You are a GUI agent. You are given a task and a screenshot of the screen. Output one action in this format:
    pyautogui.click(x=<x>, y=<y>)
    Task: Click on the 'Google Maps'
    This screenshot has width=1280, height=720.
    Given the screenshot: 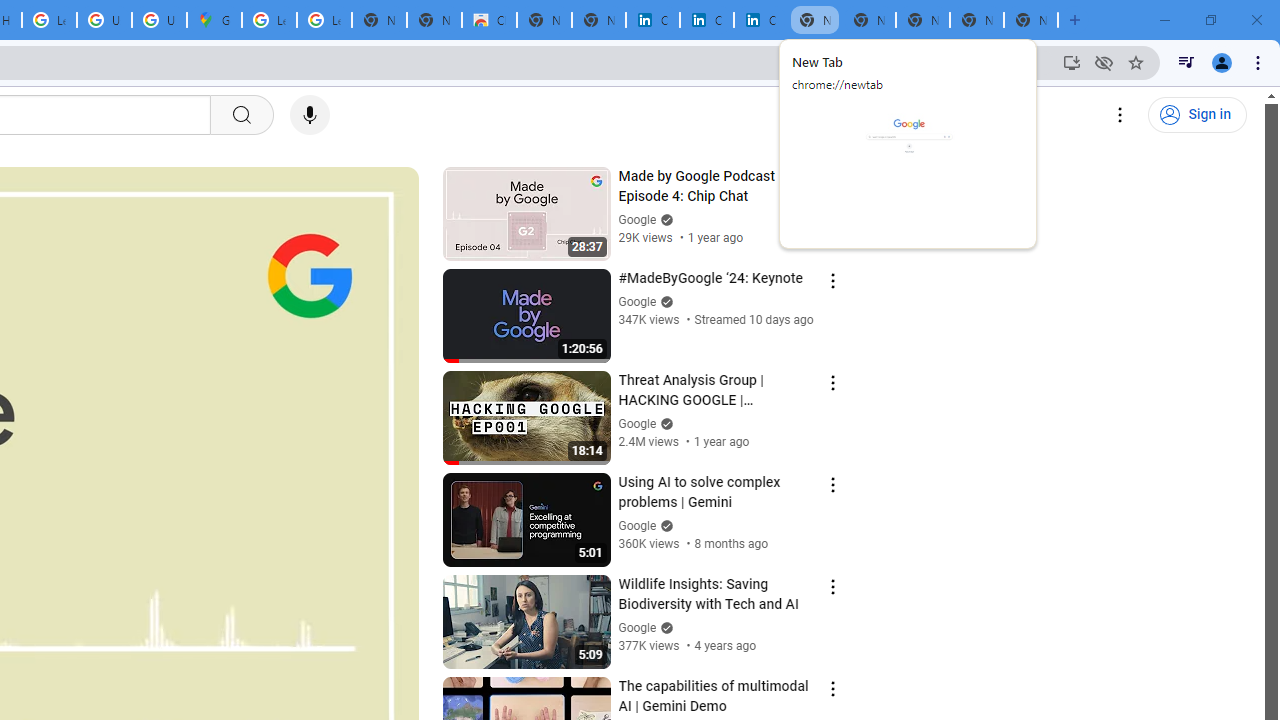 What is the action you would take?
    pyautogui.click(x=214, y=20)
    